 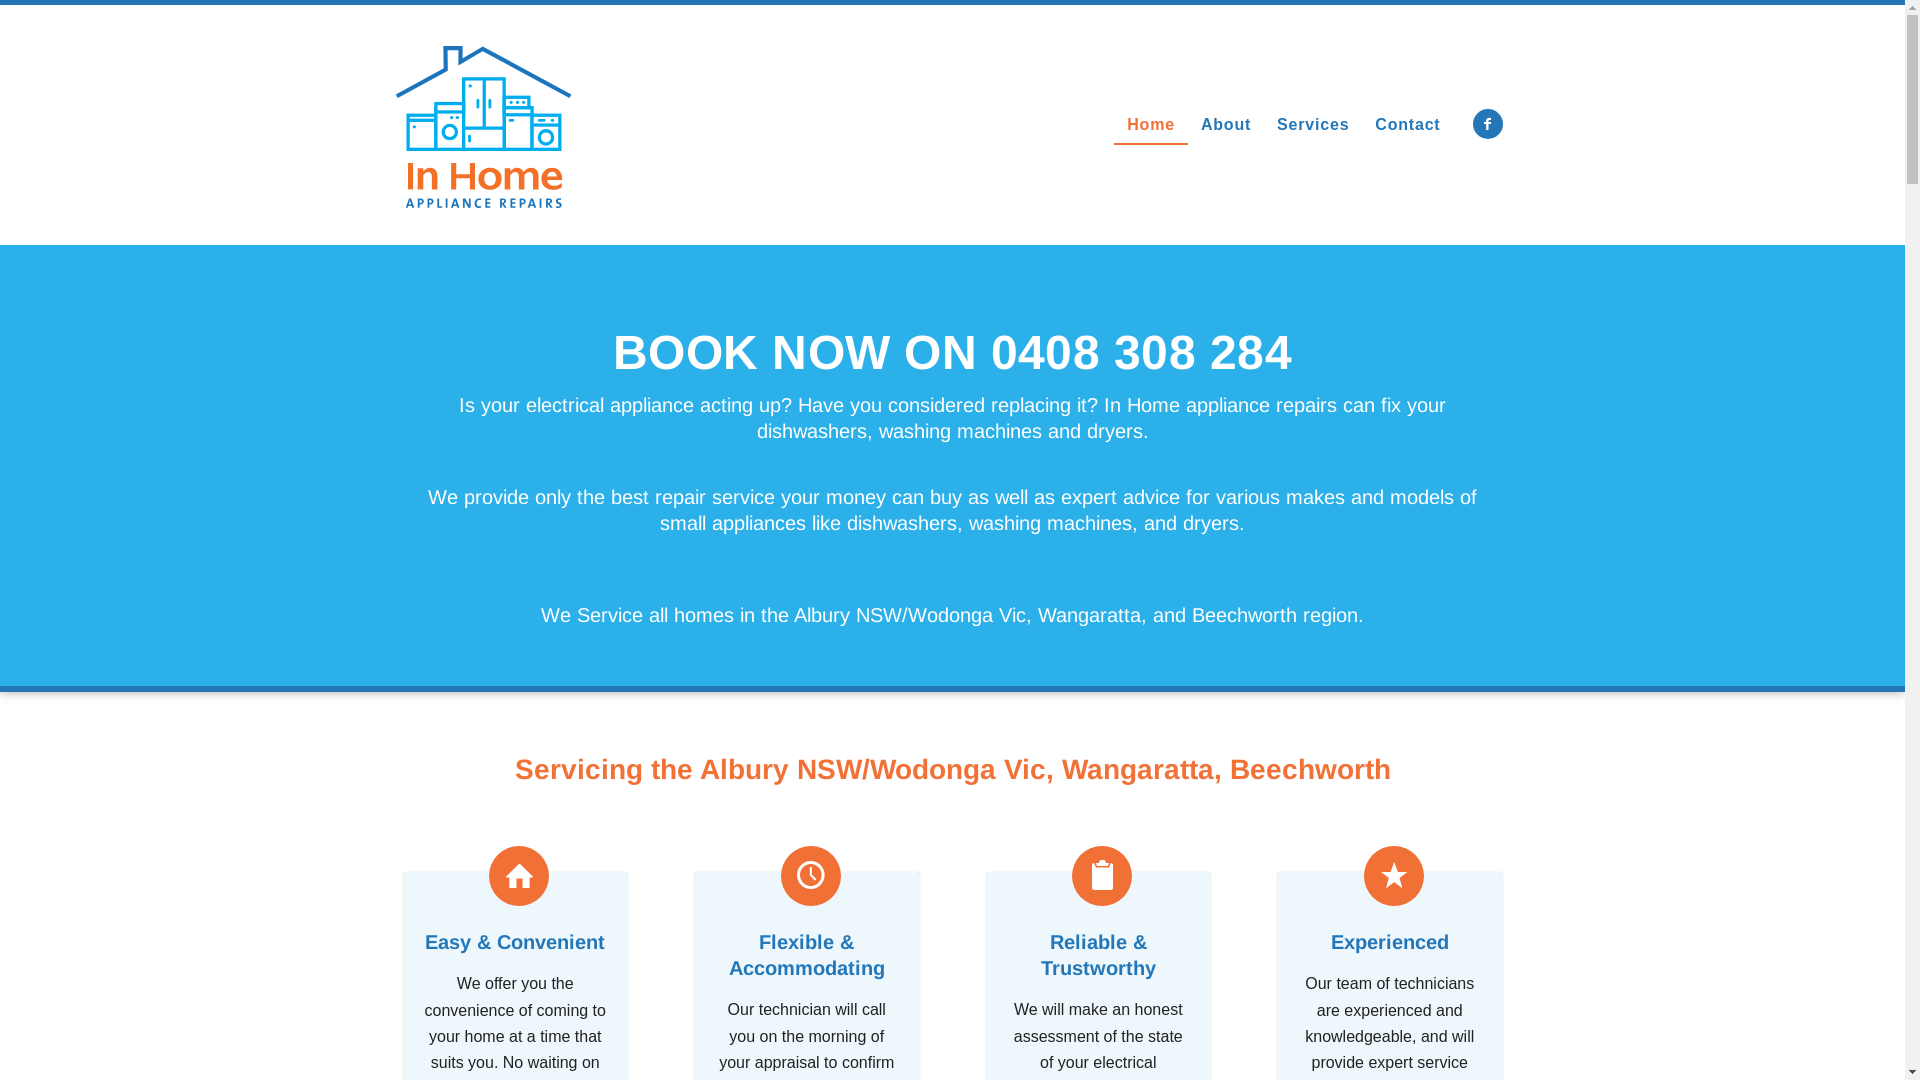 What do you see at coordinates (1406, 124) in the screenshot?
I see `'Contact'` at bounding box center [1406, 124].